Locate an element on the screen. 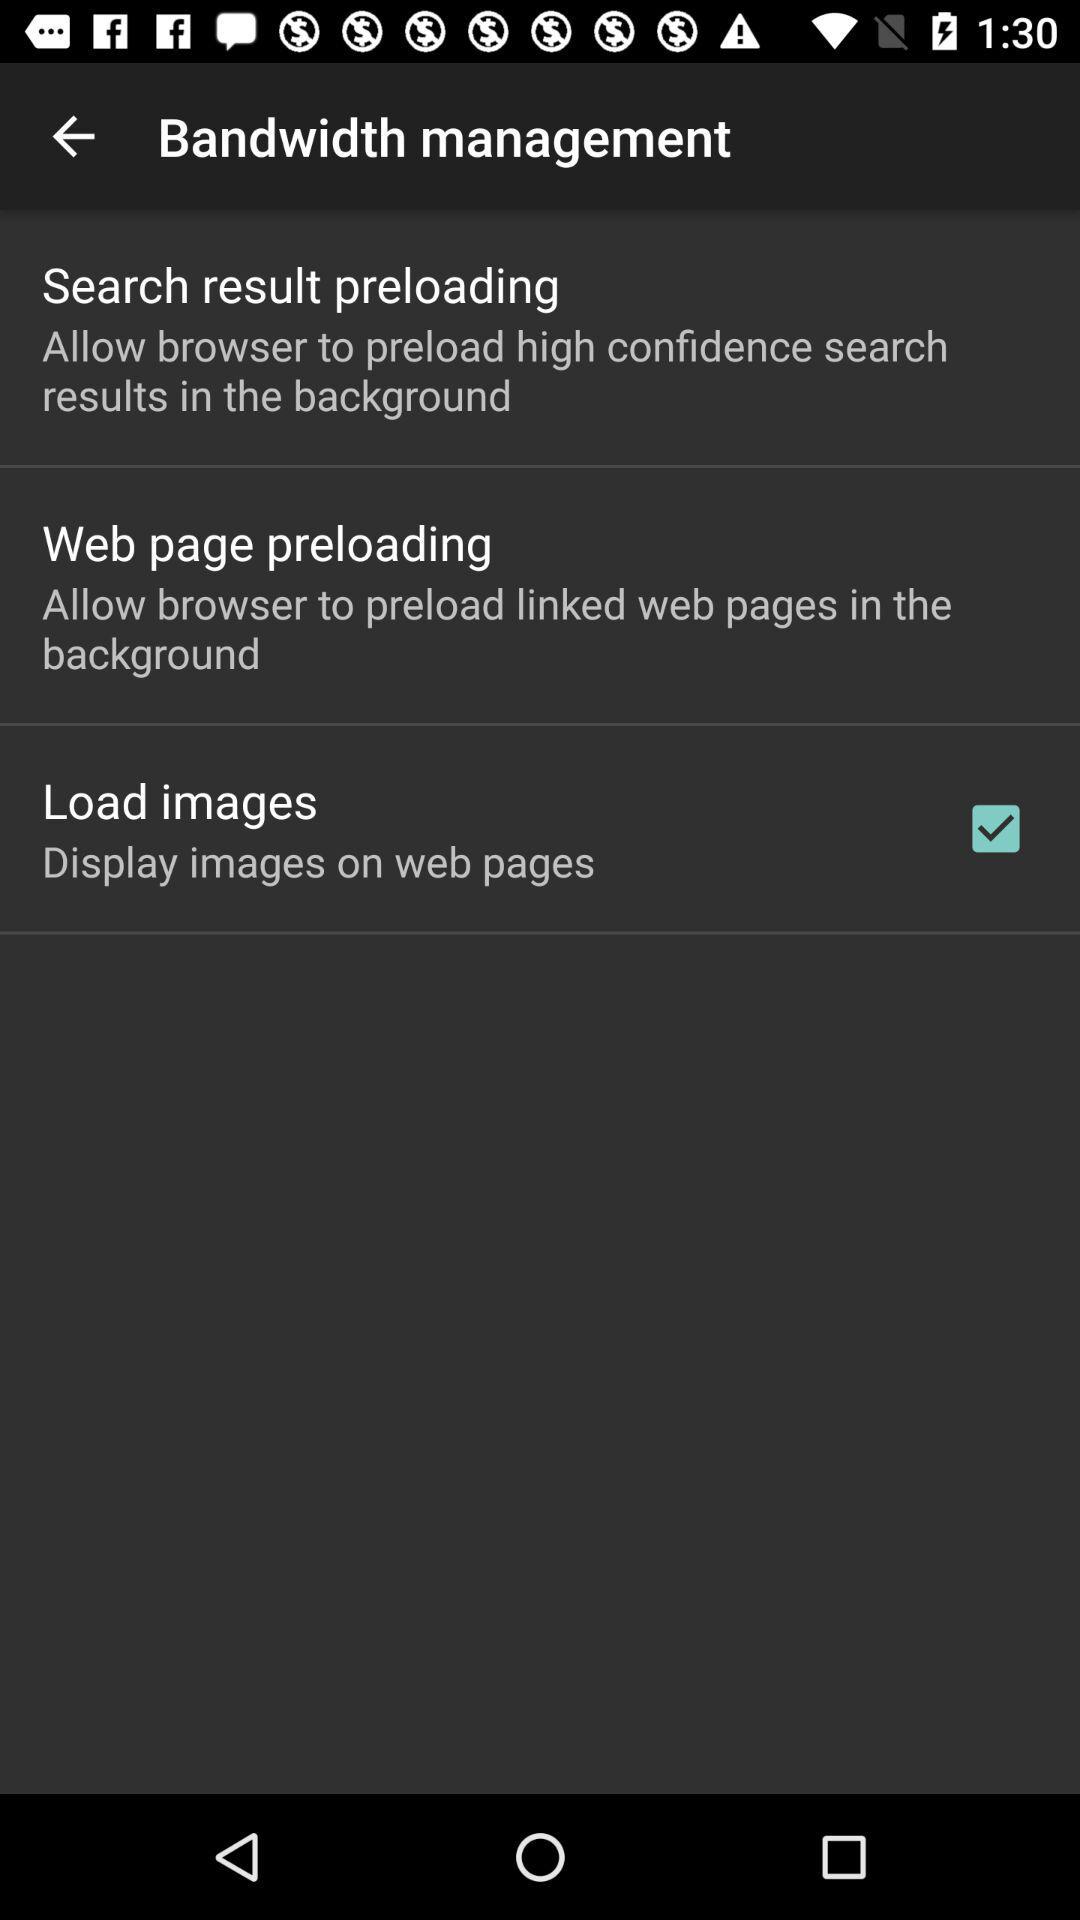  the app to the left of the bandwidth management icon is located at coordinates (72, 135).